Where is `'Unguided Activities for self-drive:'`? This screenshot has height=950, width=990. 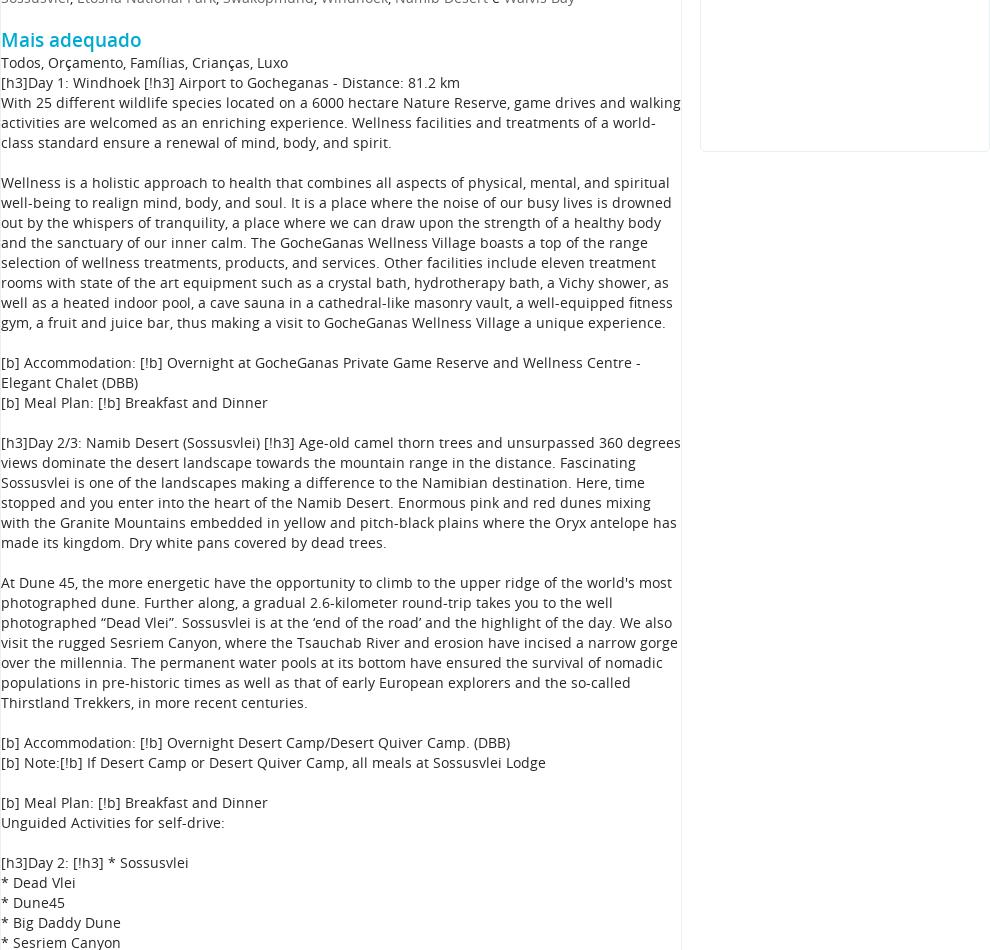
'Unguided Activities for self-drive:' is located at coordinates (111, 821).